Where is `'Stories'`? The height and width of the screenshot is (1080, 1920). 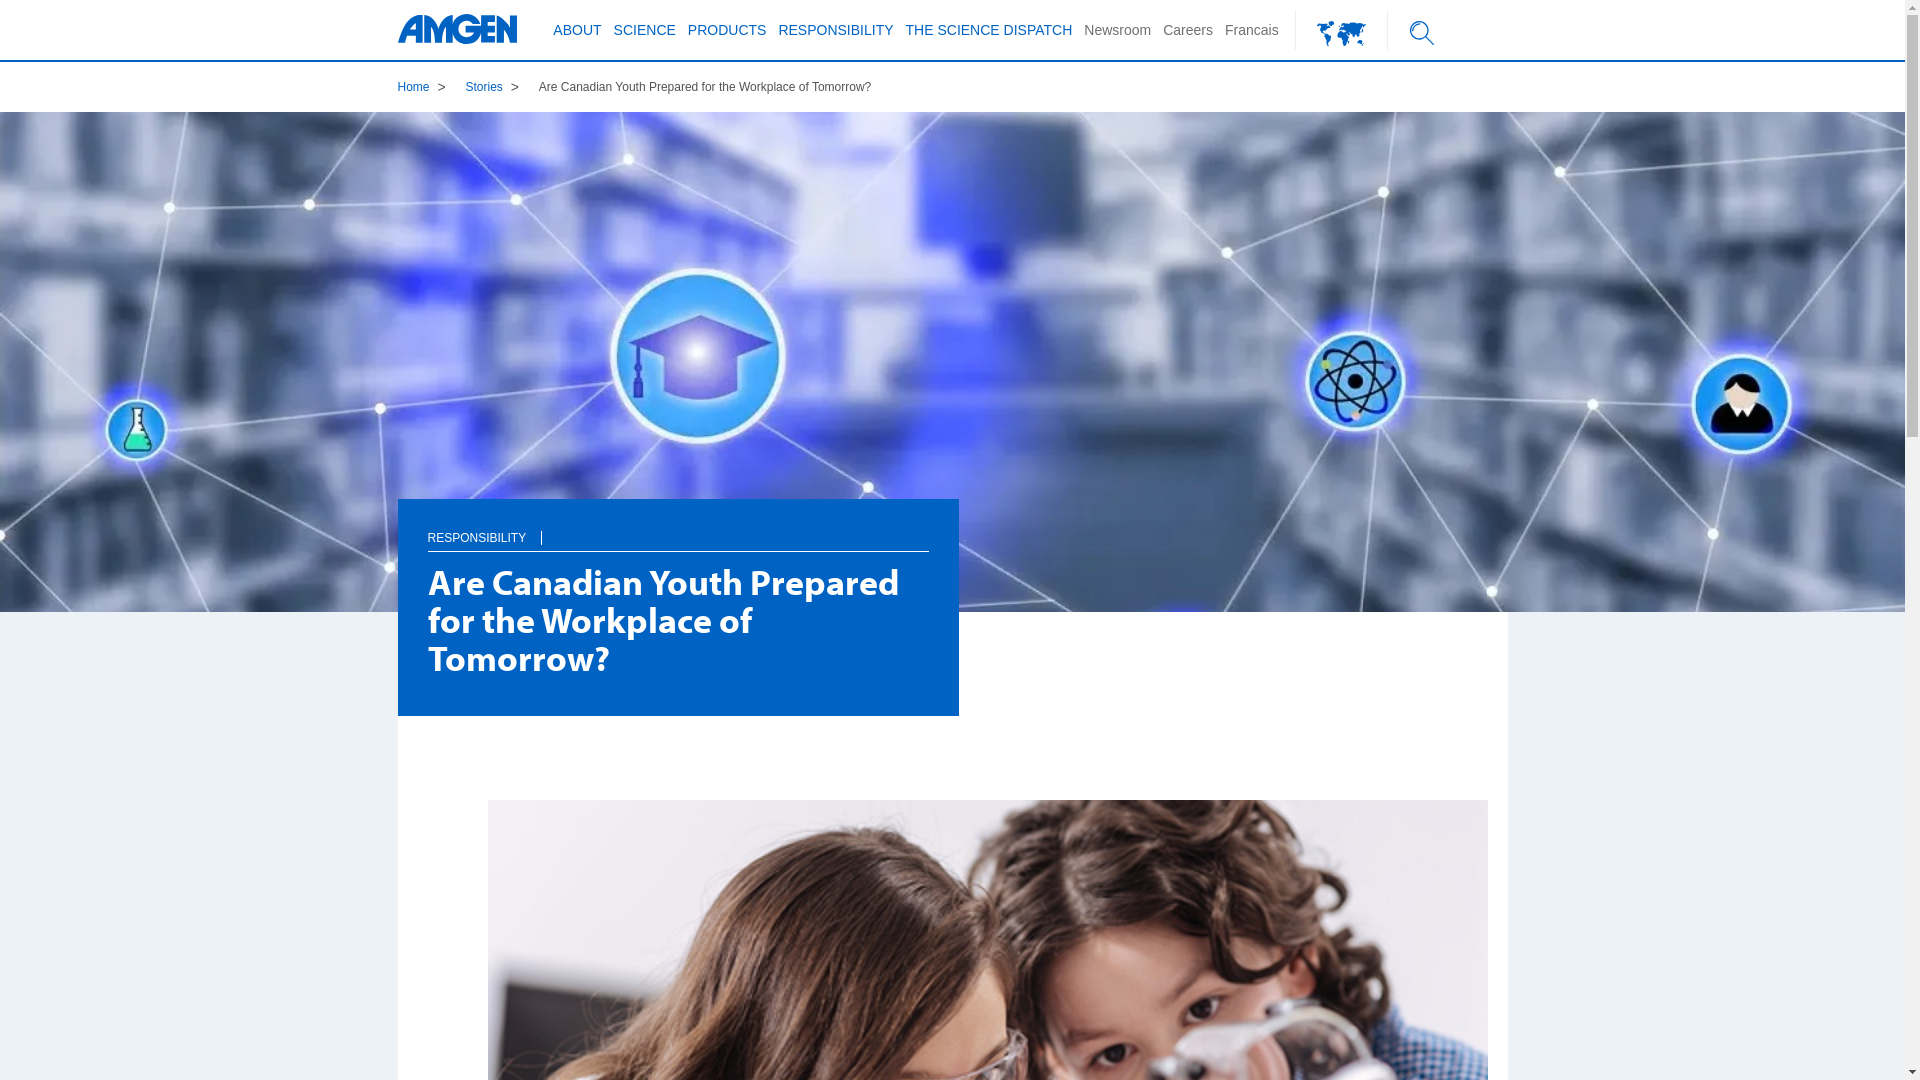 'Stories' is located at coordinates (464, 86).